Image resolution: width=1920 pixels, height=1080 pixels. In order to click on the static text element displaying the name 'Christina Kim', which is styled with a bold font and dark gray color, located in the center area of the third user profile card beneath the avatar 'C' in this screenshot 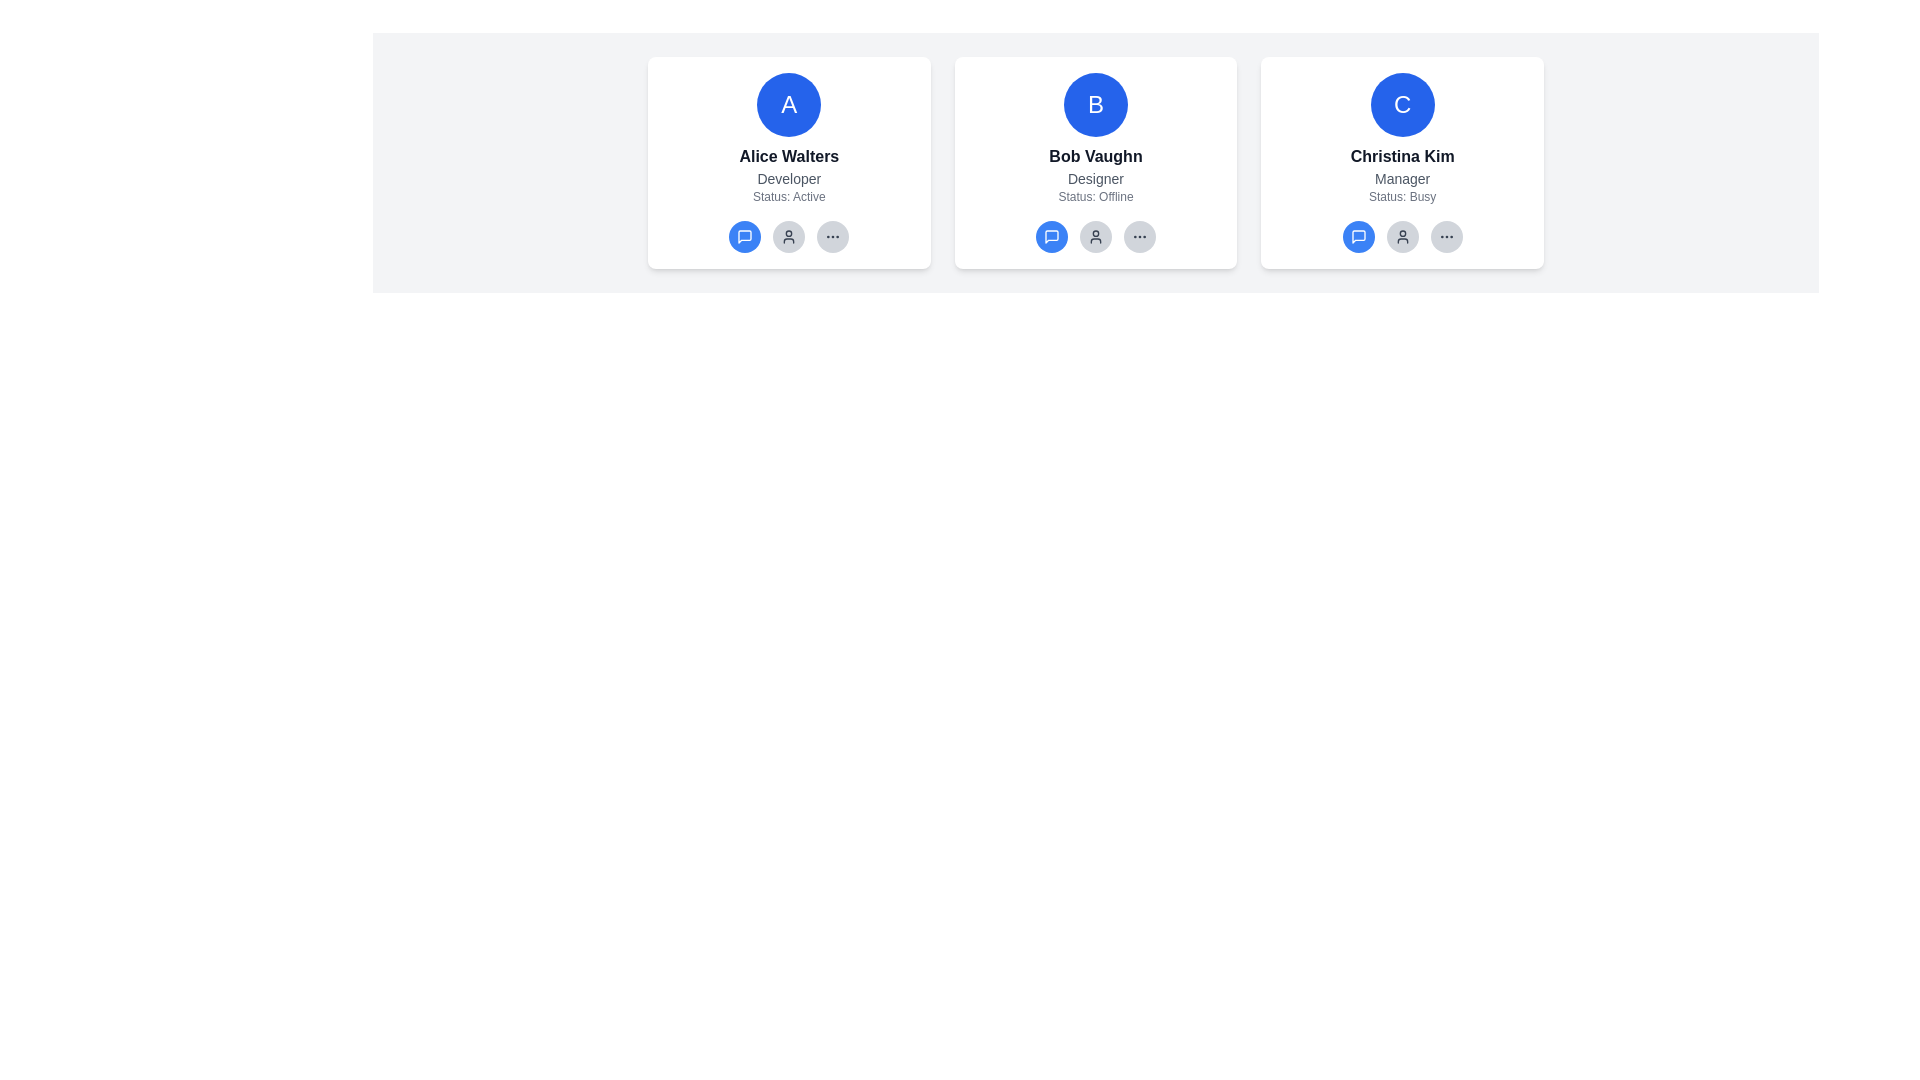, I will do `click(1401, 156)`.